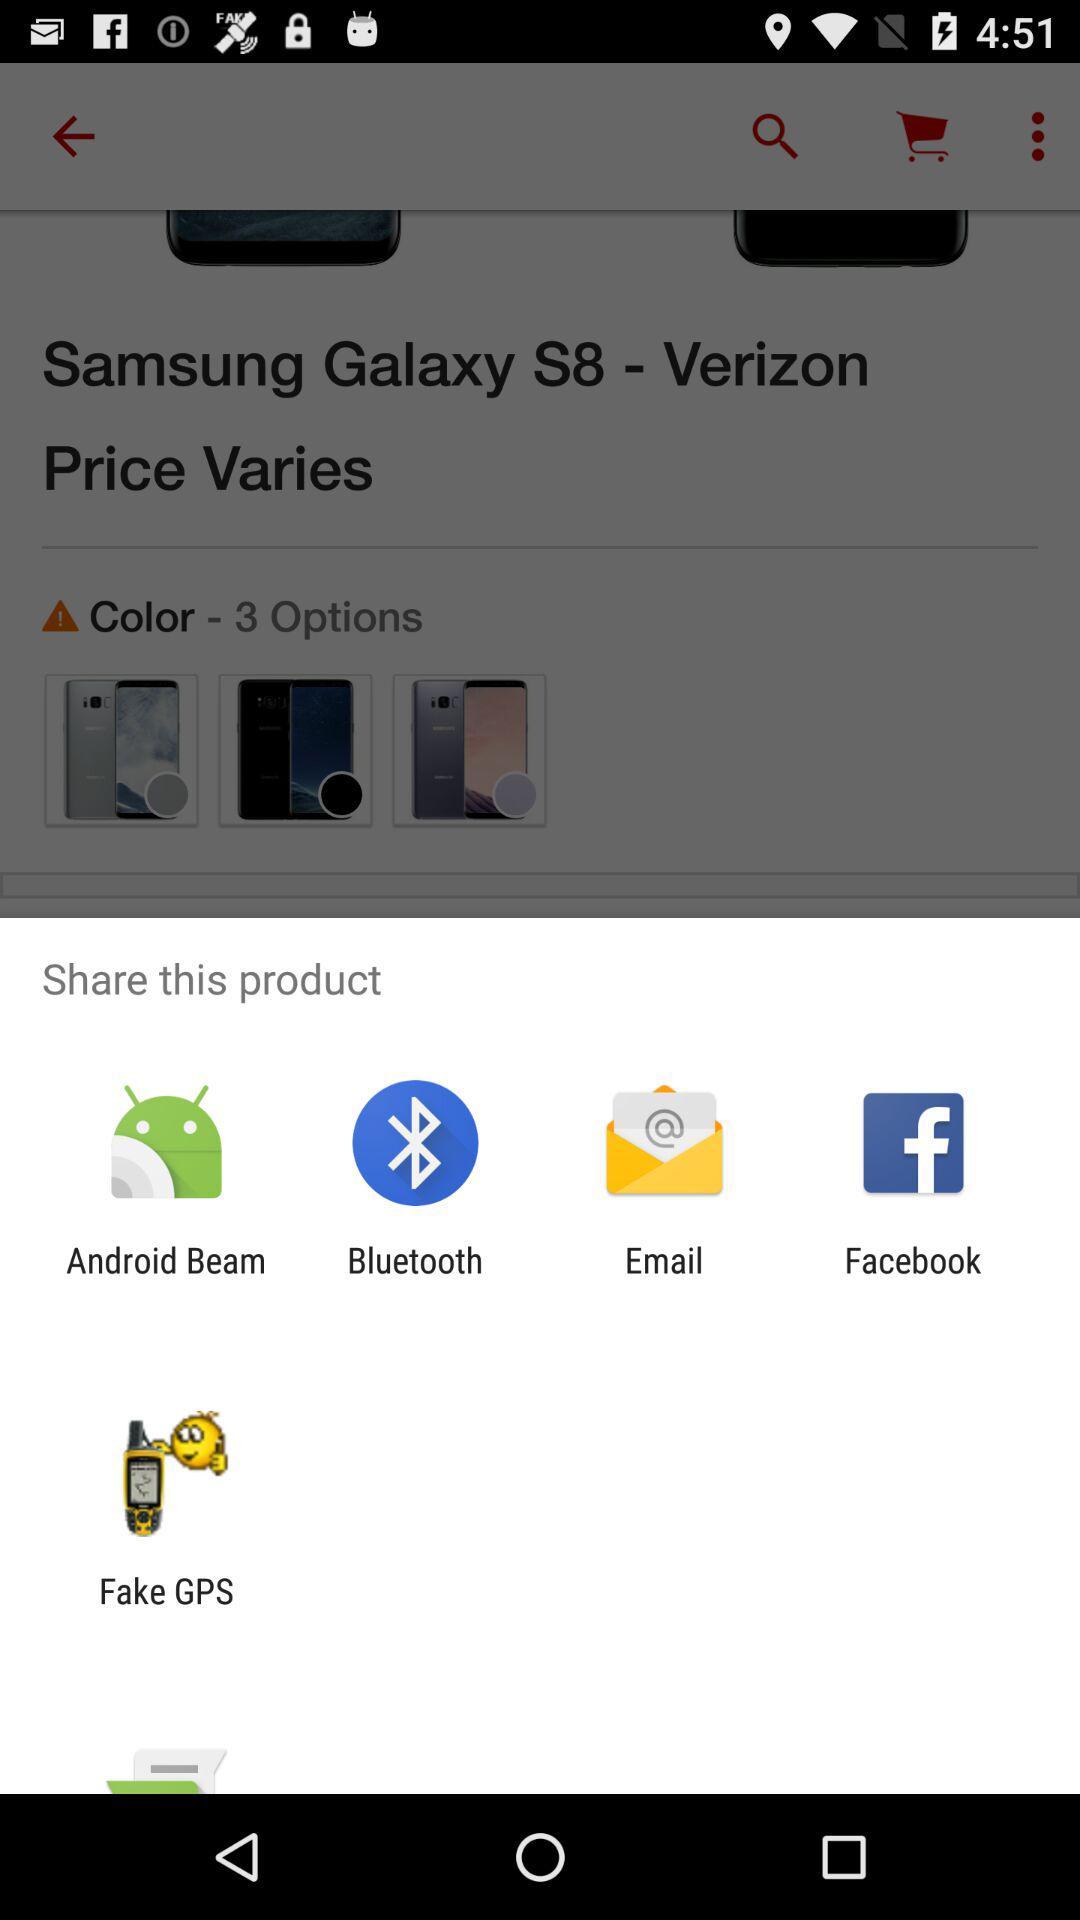 The width and height of the screenshot is (1080, 1920). What do you see at coordinates (414, 1281) in the screenshot?
I see `the icon next to the android beam icon` at bounding box center [414, 1281].